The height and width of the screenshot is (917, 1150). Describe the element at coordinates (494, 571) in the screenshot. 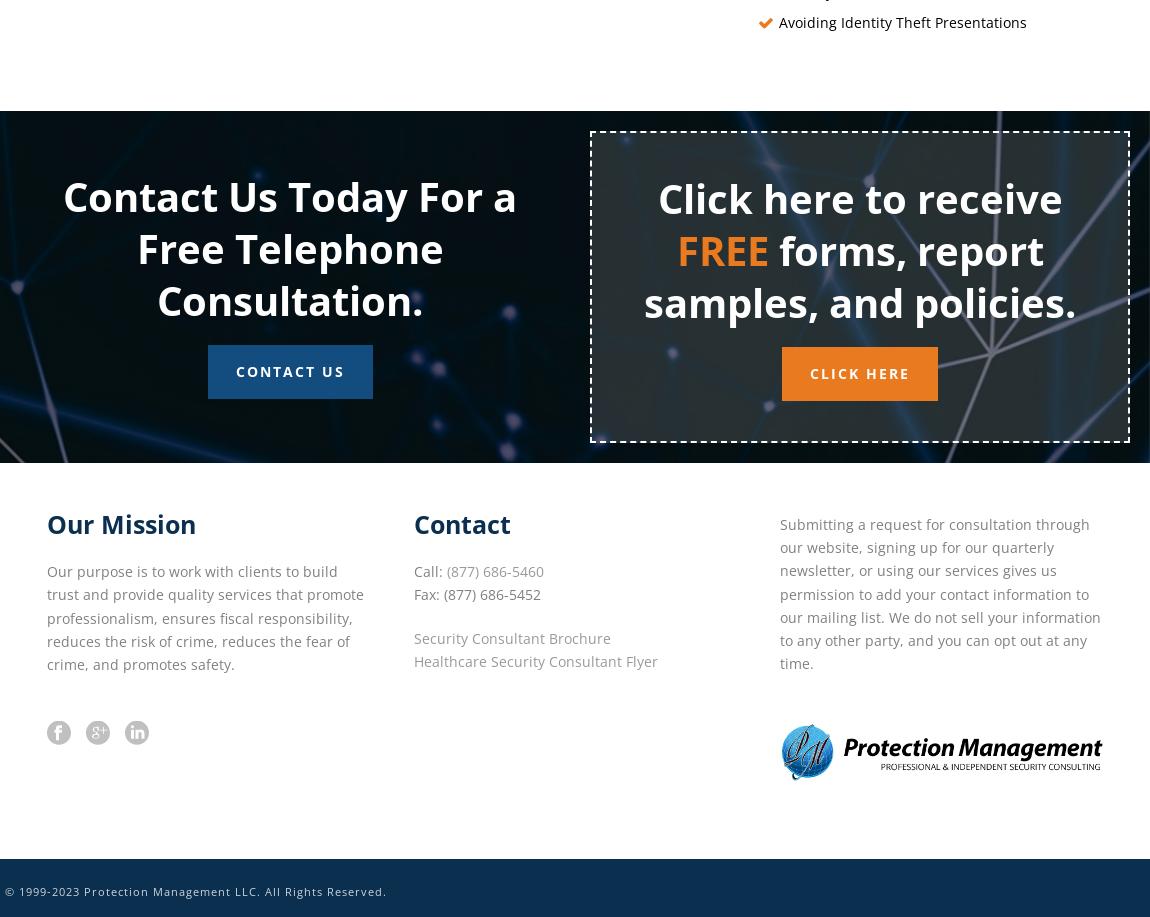

I see `'(877) 686-5460'` at that location.